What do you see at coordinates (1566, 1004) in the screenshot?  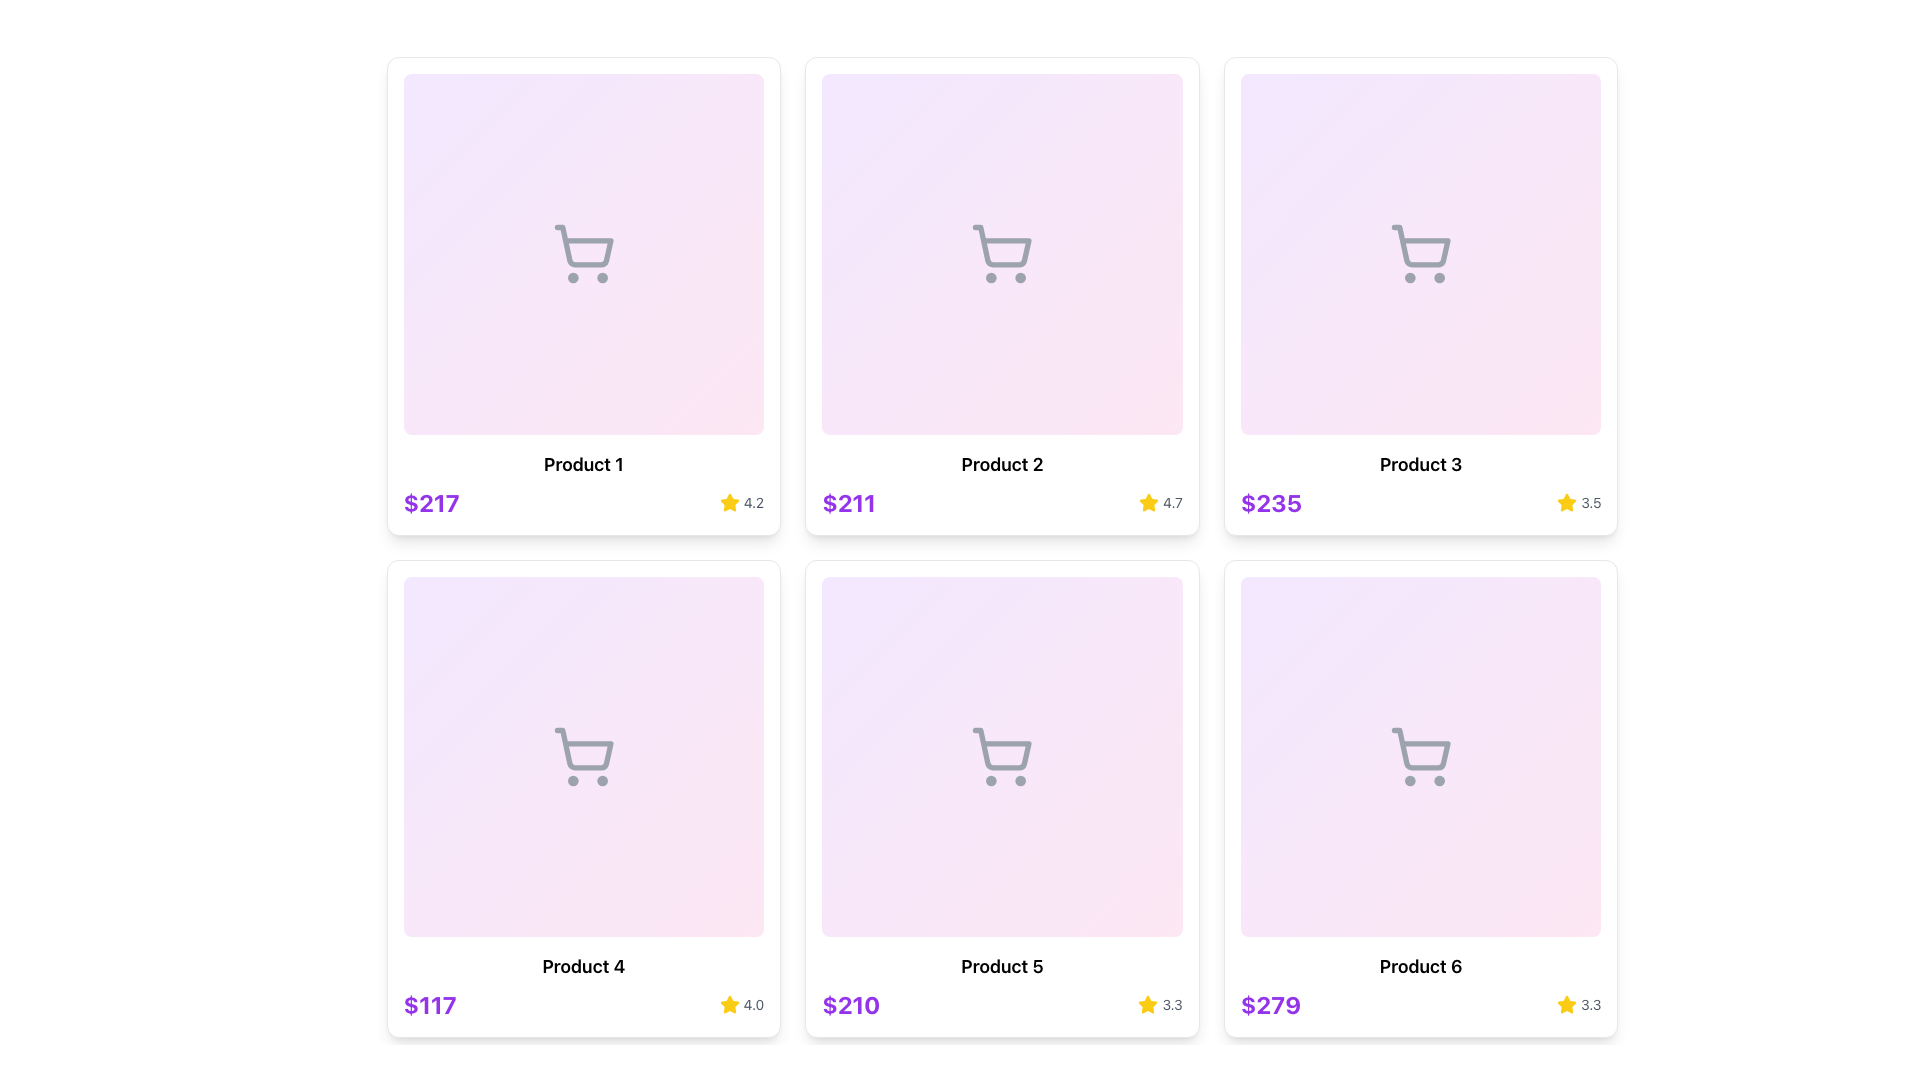 I see `the star-shaped icon with a yellow fill and outline located in the bottom-right corner of the card for 'Product 6', which is adjacent` at bounding box center [1566, 1004].